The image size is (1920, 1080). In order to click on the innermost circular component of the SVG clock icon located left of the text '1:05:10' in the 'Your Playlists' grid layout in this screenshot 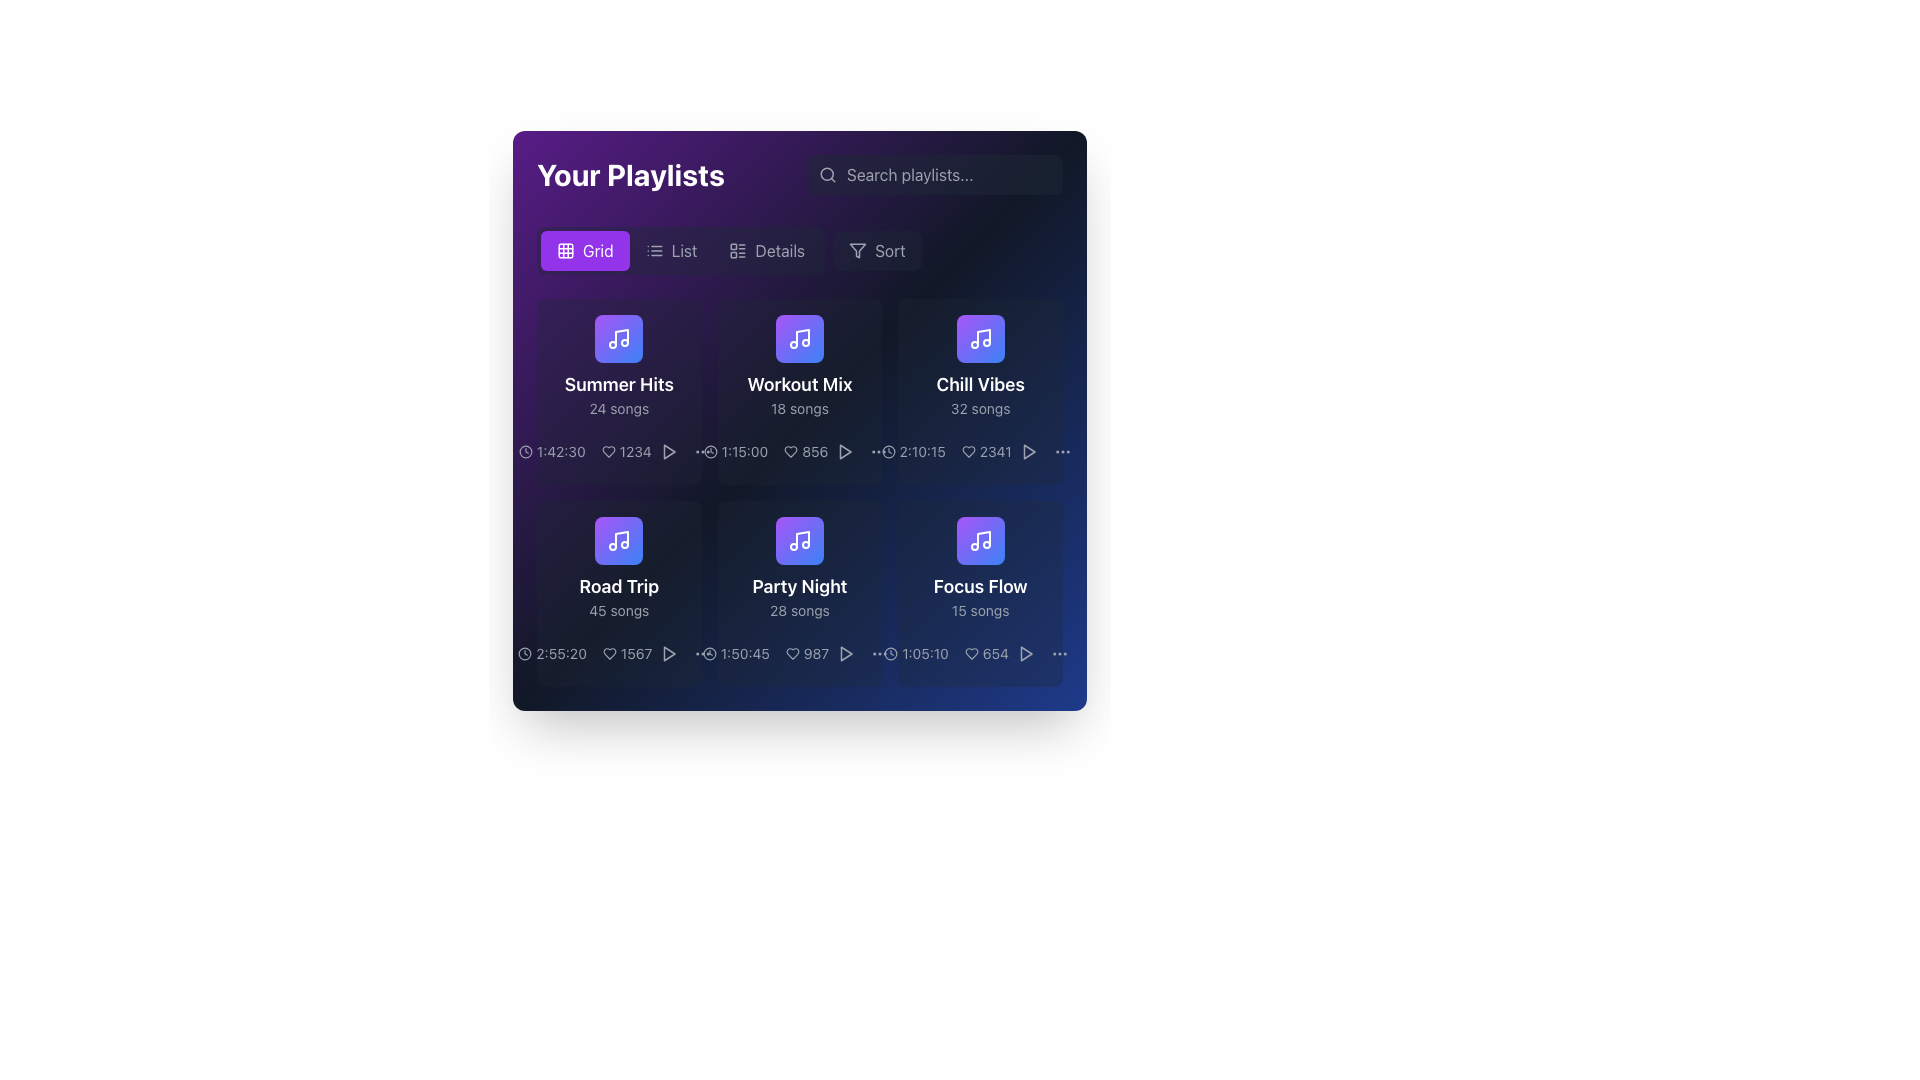, I will do `click(890, 654)`.